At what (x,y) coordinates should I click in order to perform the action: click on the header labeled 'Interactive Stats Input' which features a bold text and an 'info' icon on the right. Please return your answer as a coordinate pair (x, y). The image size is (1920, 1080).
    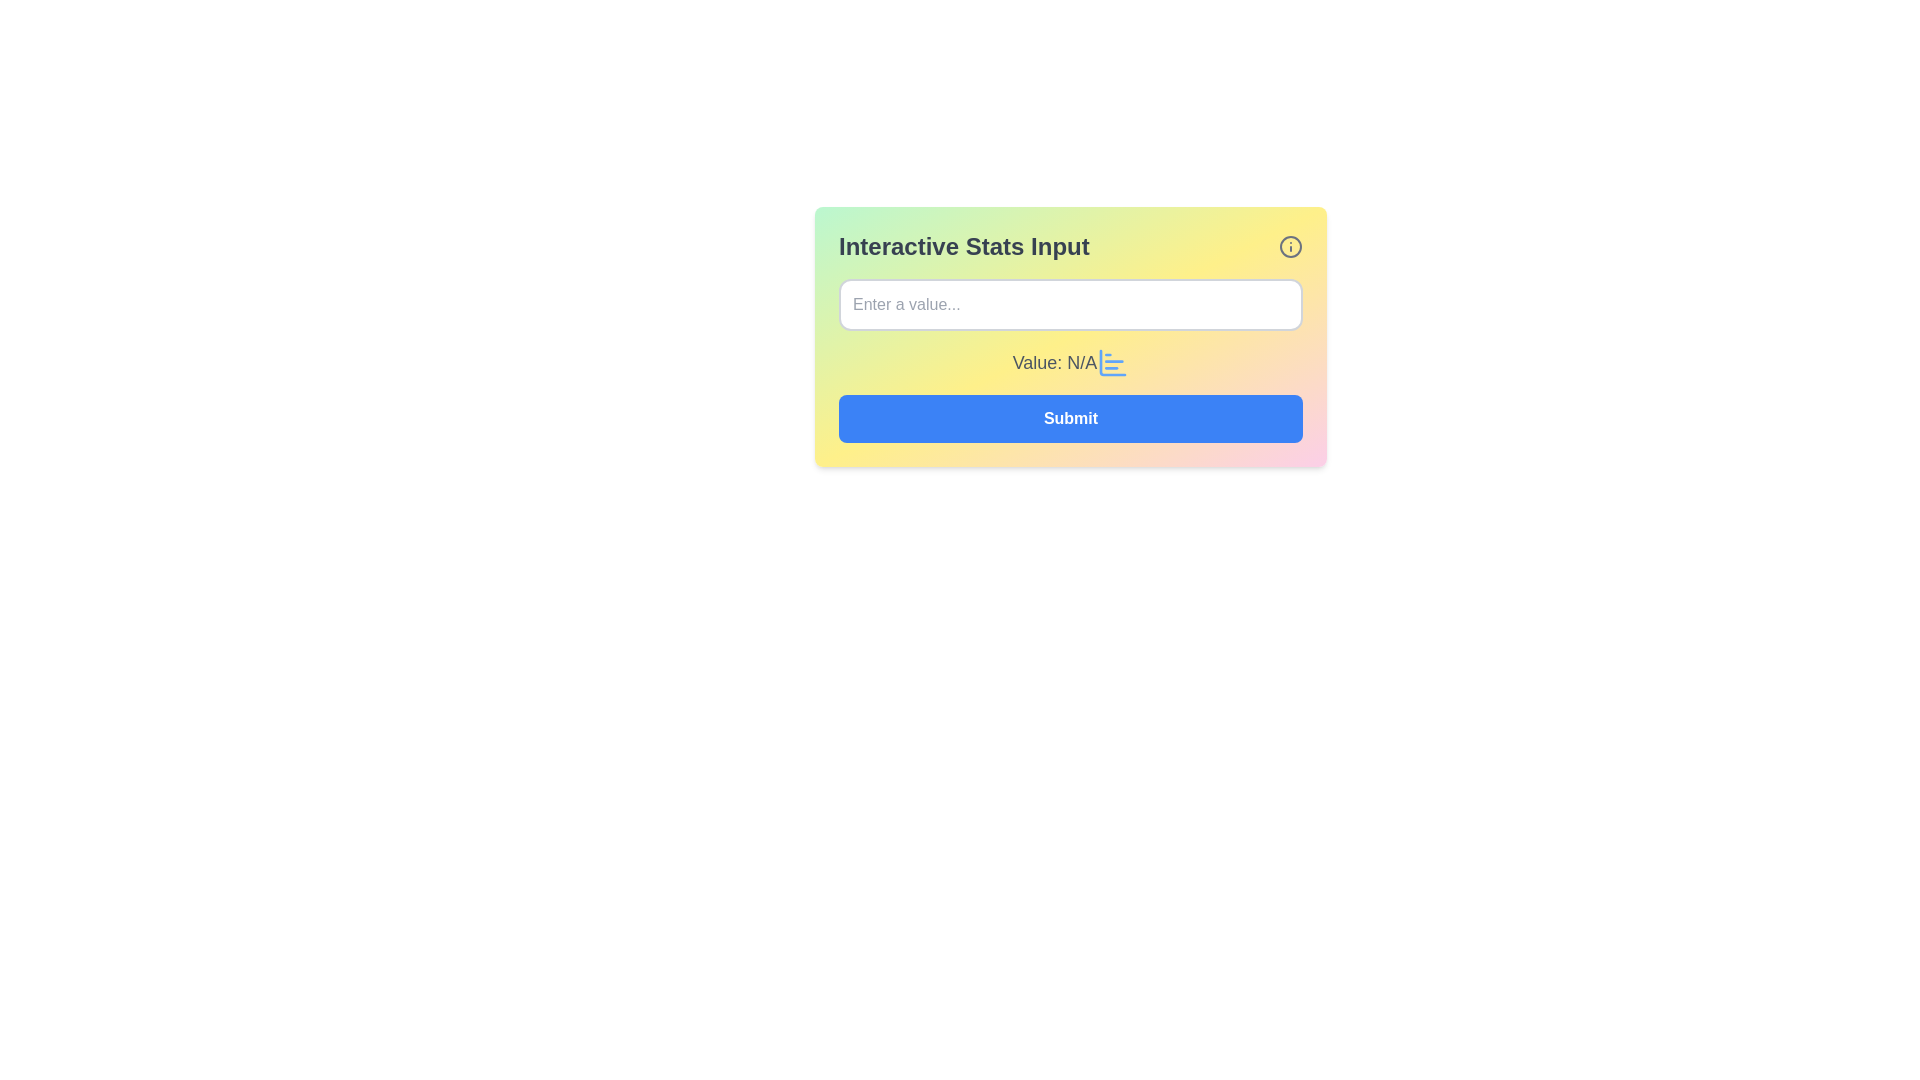
    Looking at the image, I should click on (1069, 245).